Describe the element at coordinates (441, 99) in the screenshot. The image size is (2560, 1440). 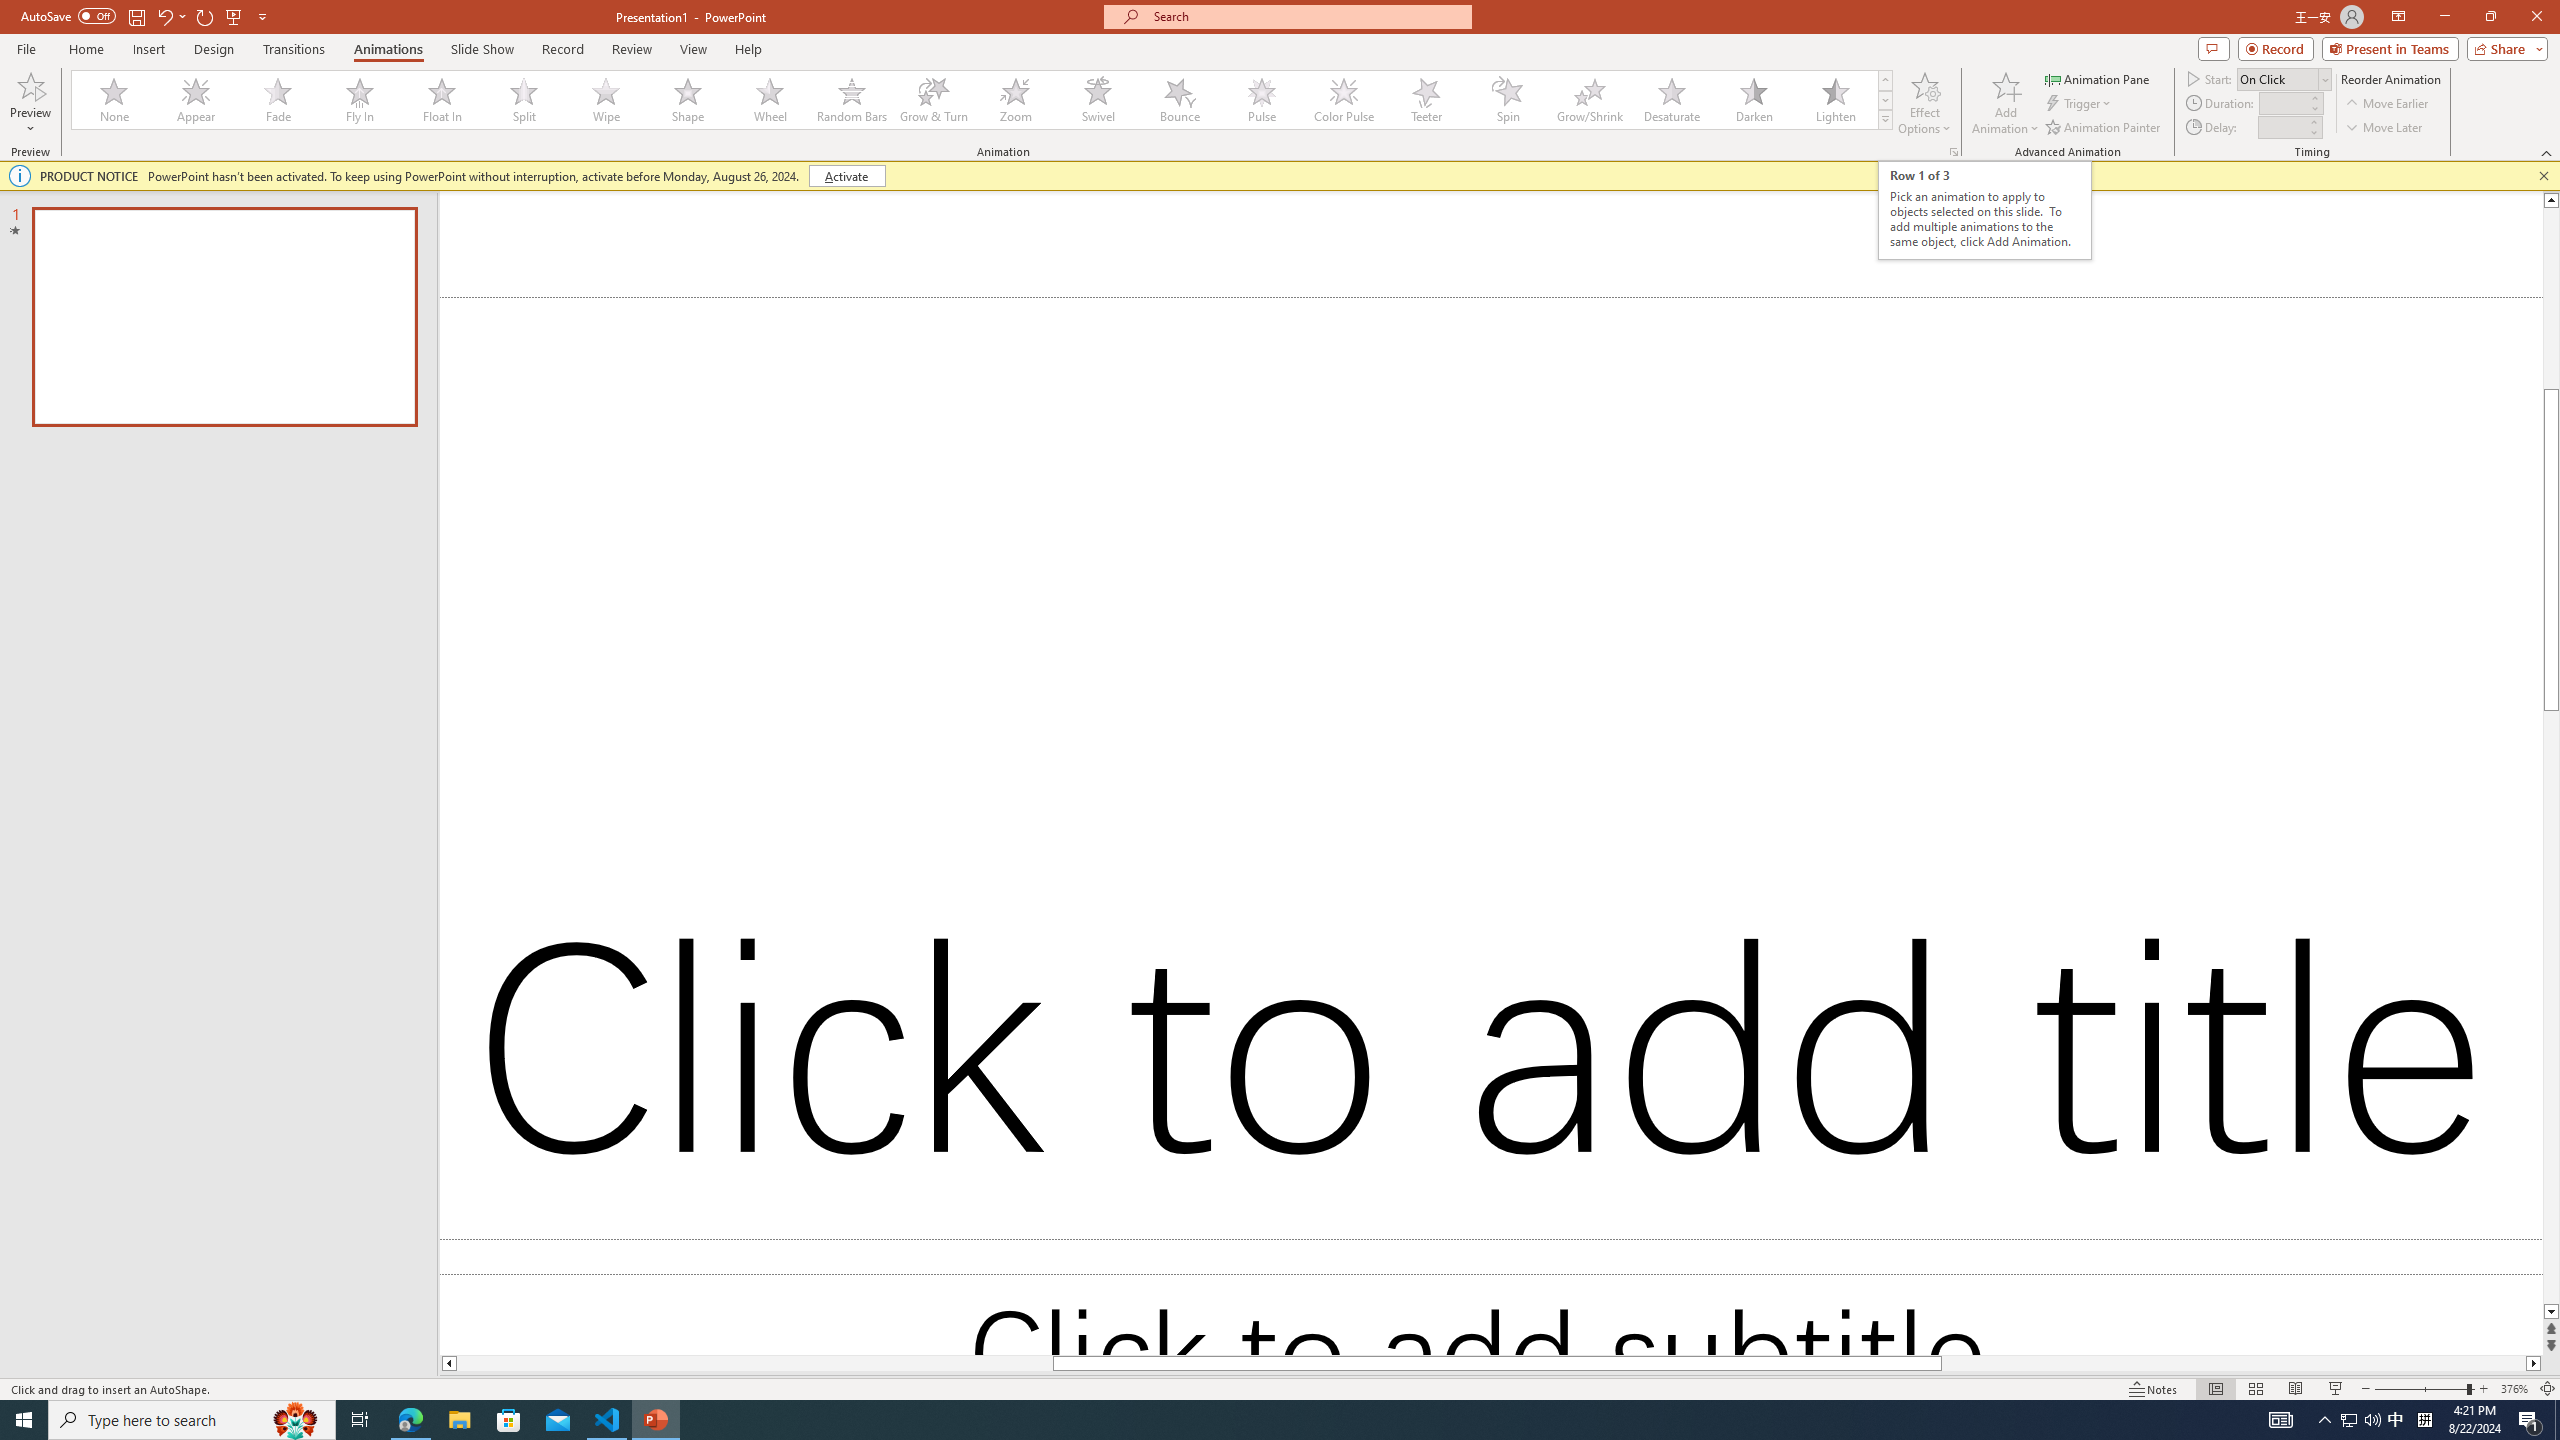
I see `'Float In'` at that location.